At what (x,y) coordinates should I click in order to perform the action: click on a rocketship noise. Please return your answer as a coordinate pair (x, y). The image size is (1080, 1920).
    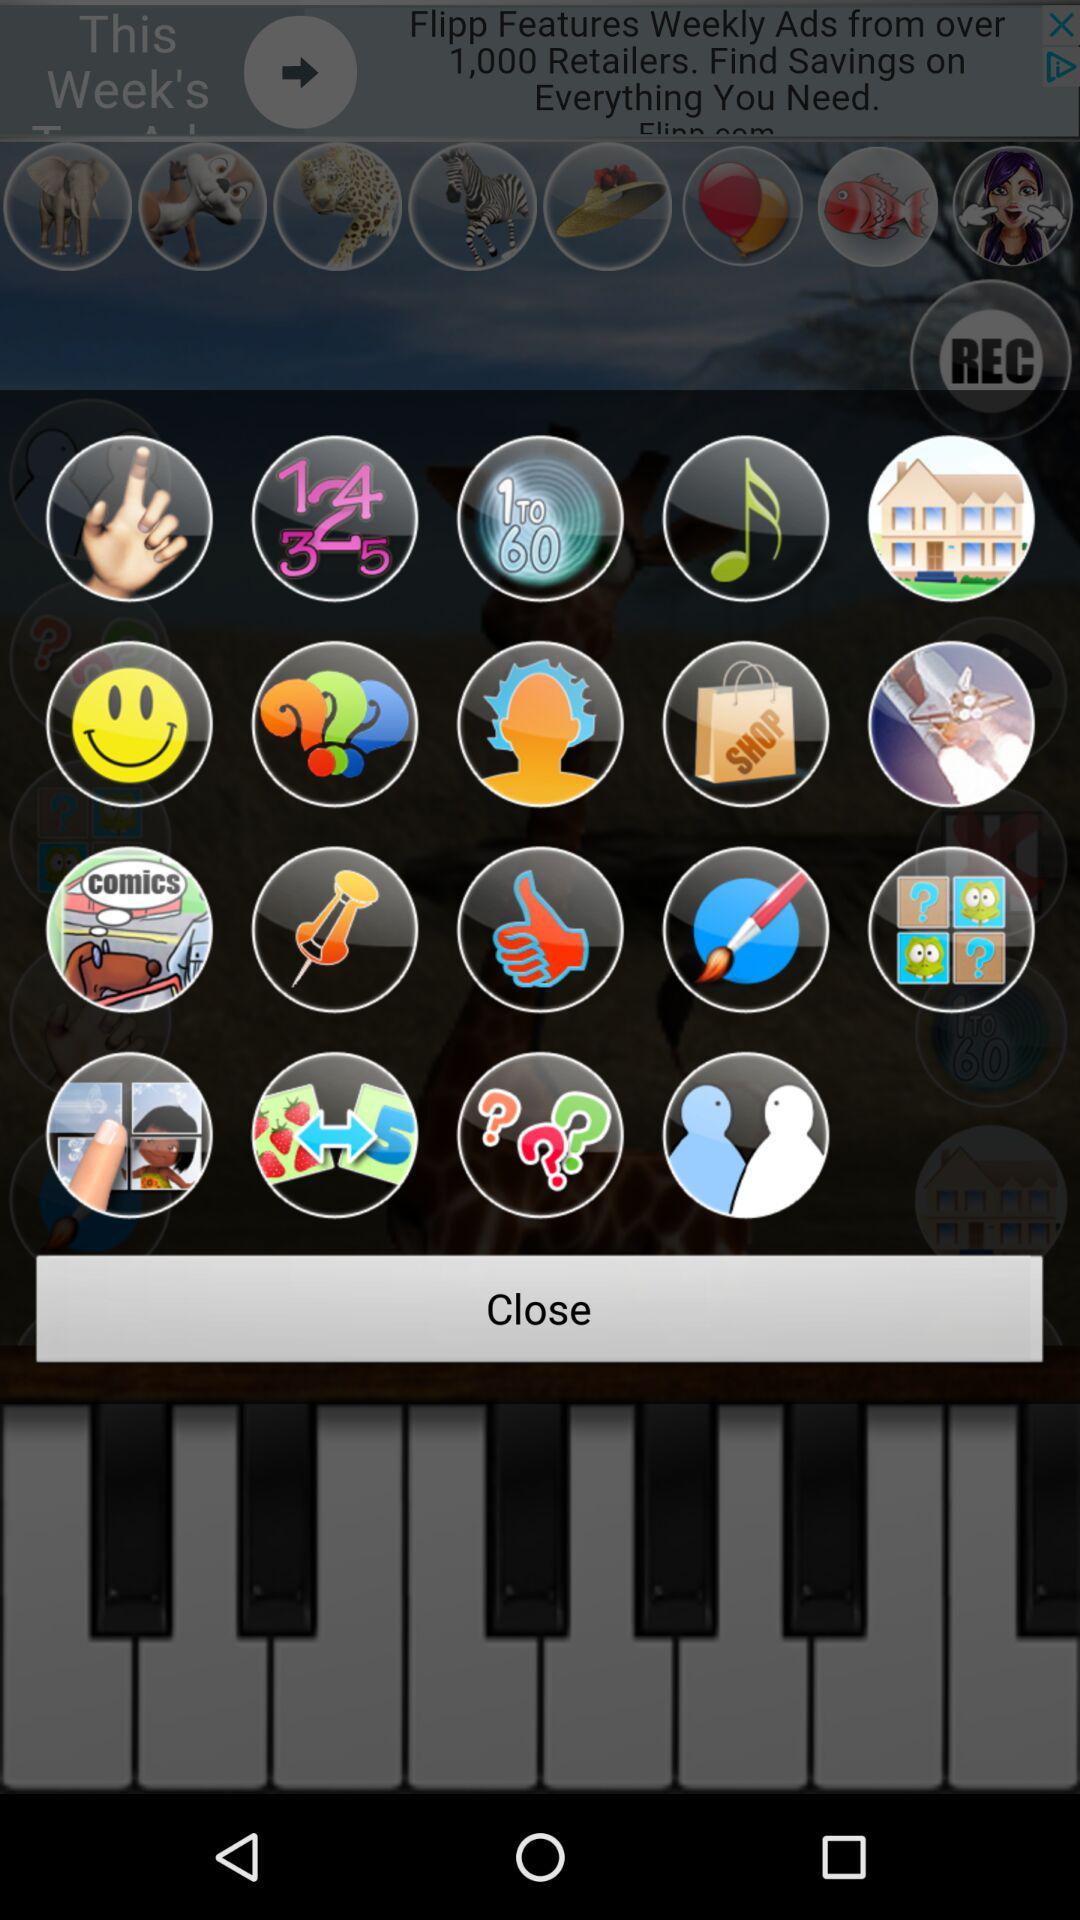
    Looking at the image, I should click on (950, 723).